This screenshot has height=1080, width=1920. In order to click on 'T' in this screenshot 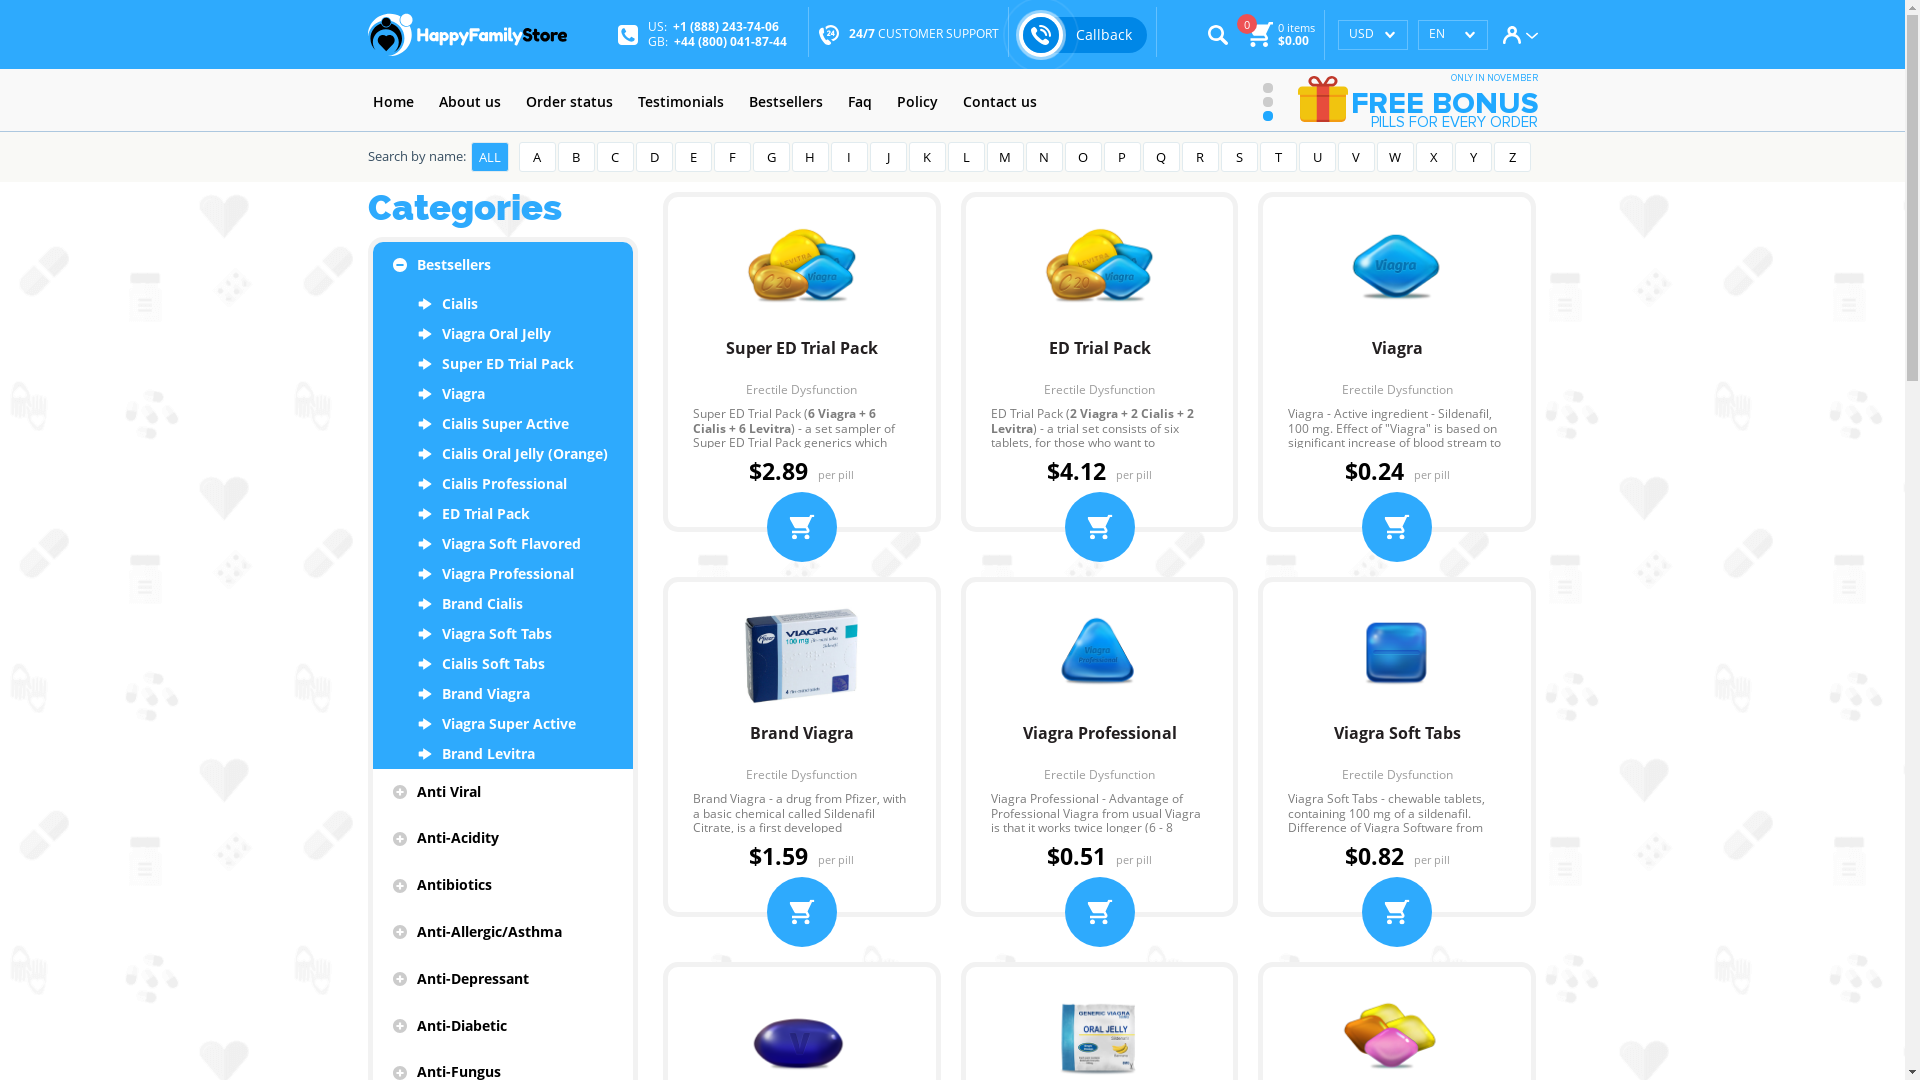, I will do `click(1277, 156)`.